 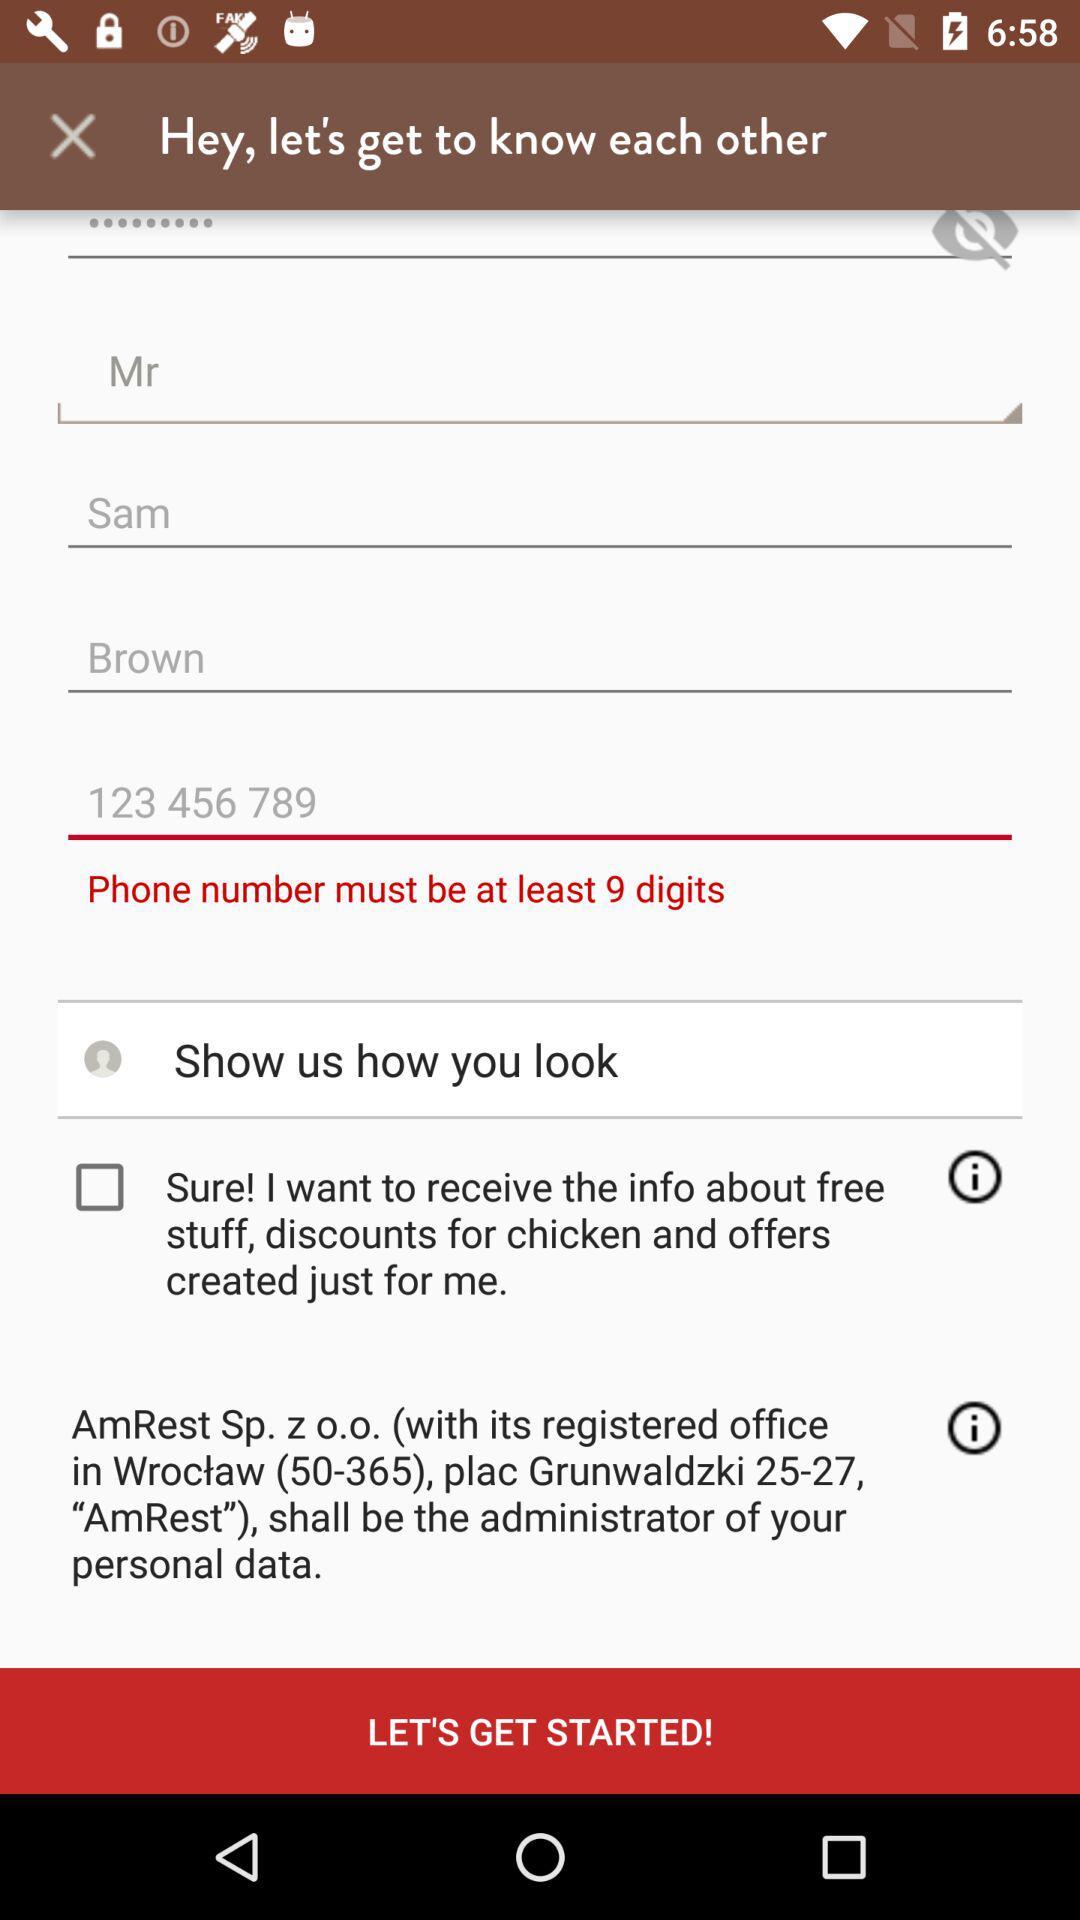 I want to click on more info, so click(x=973, y=1176).